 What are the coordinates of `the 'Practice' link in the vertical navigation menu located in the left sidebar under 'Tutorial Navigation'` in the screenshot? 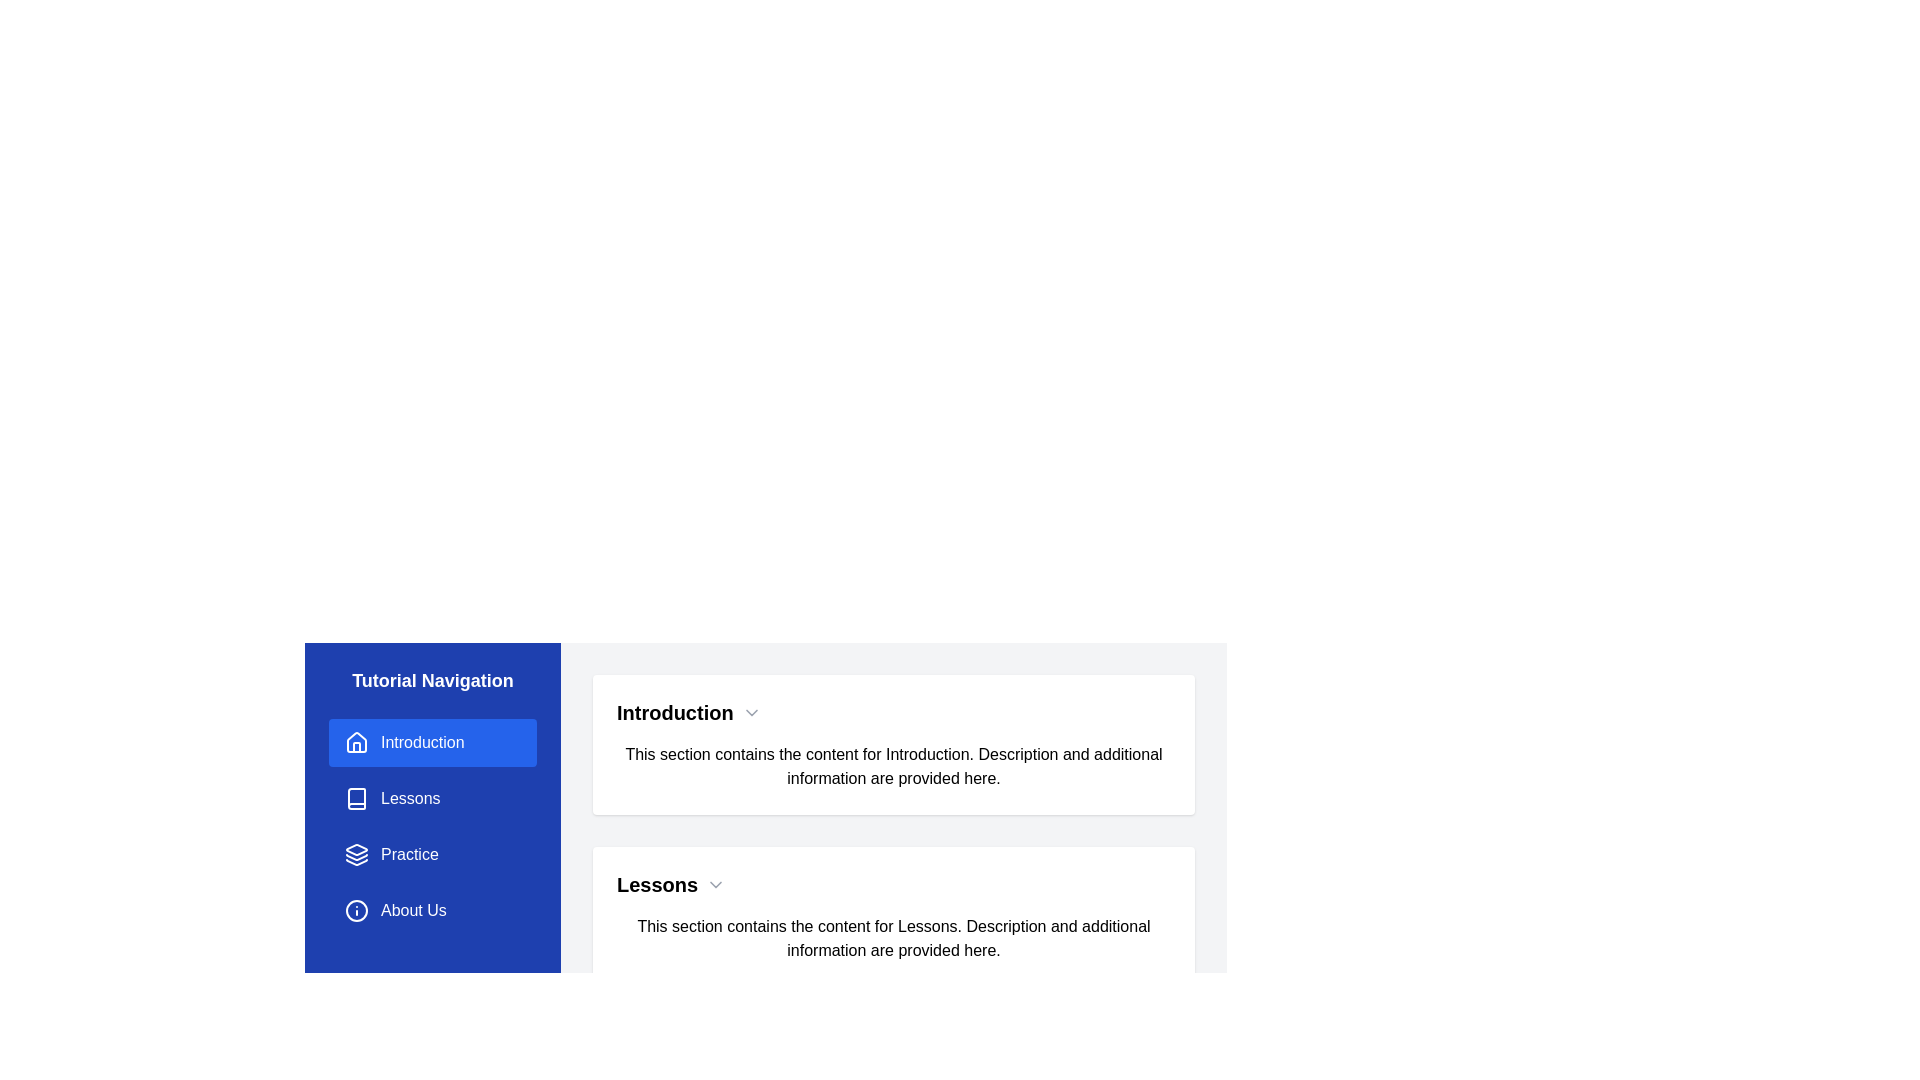 It's located at (431, 826).